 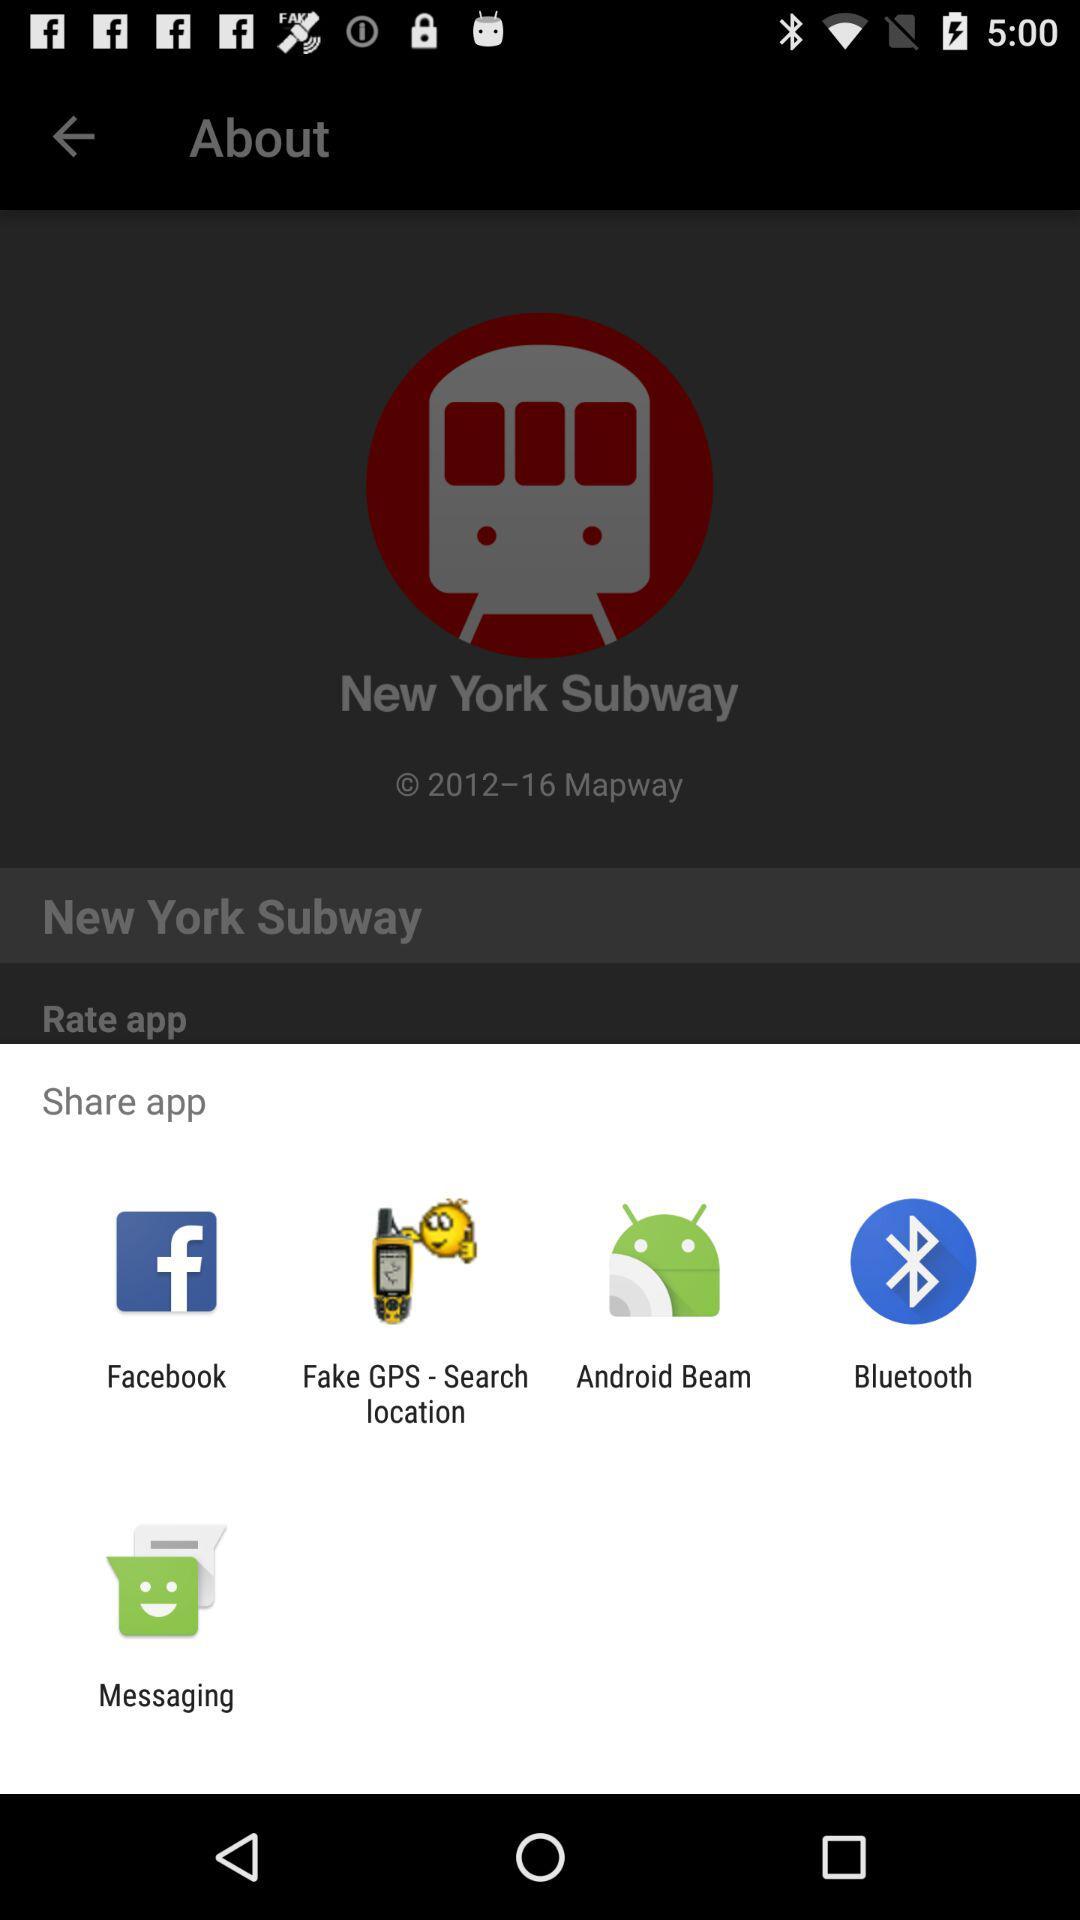 What do you see at coordinates (913, 1392) in the screenshot?
I see `item at the bottom right corner` at bounding box center [913, 1392].